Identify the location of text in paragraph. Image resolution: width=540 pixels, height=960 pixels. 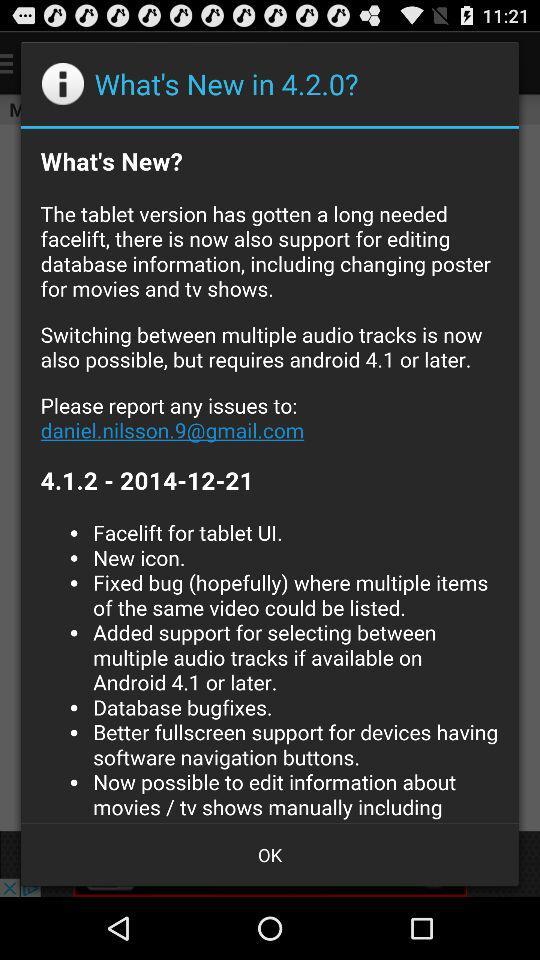
(270, 475).